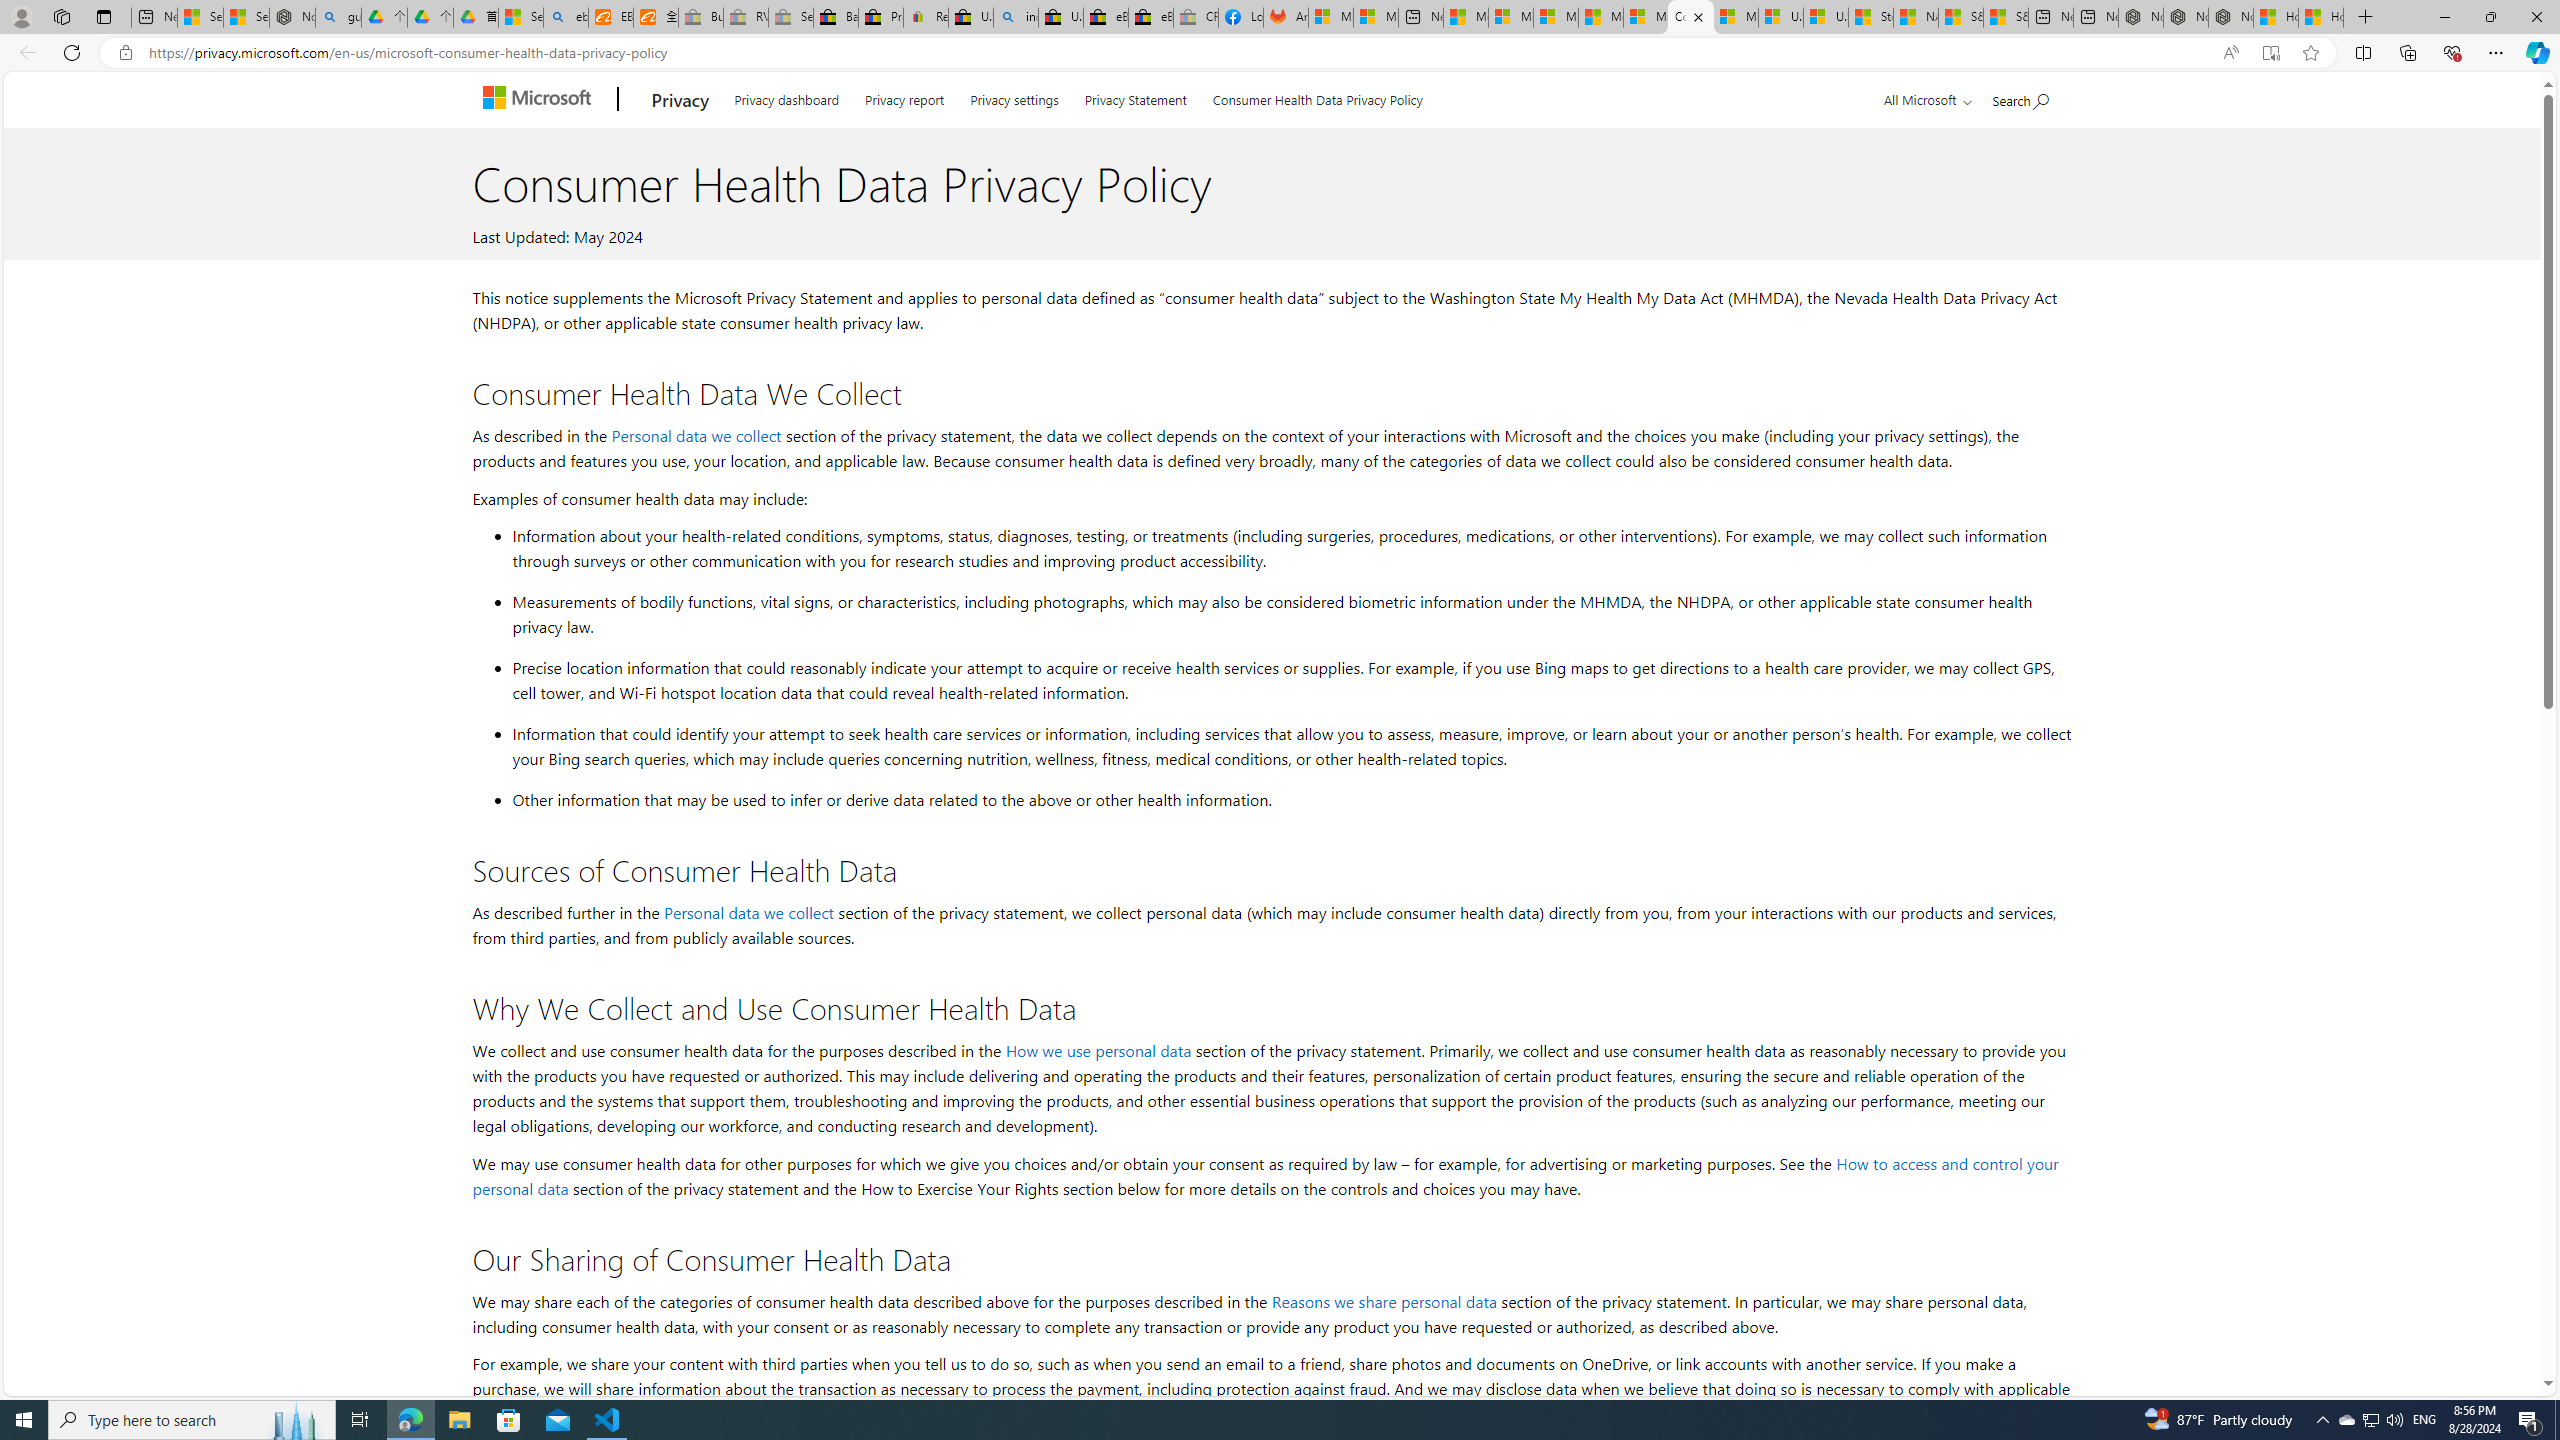  I want to click on 'U.S. State Privacy Disclosures - eBay Inc.', so click(1060, 16).